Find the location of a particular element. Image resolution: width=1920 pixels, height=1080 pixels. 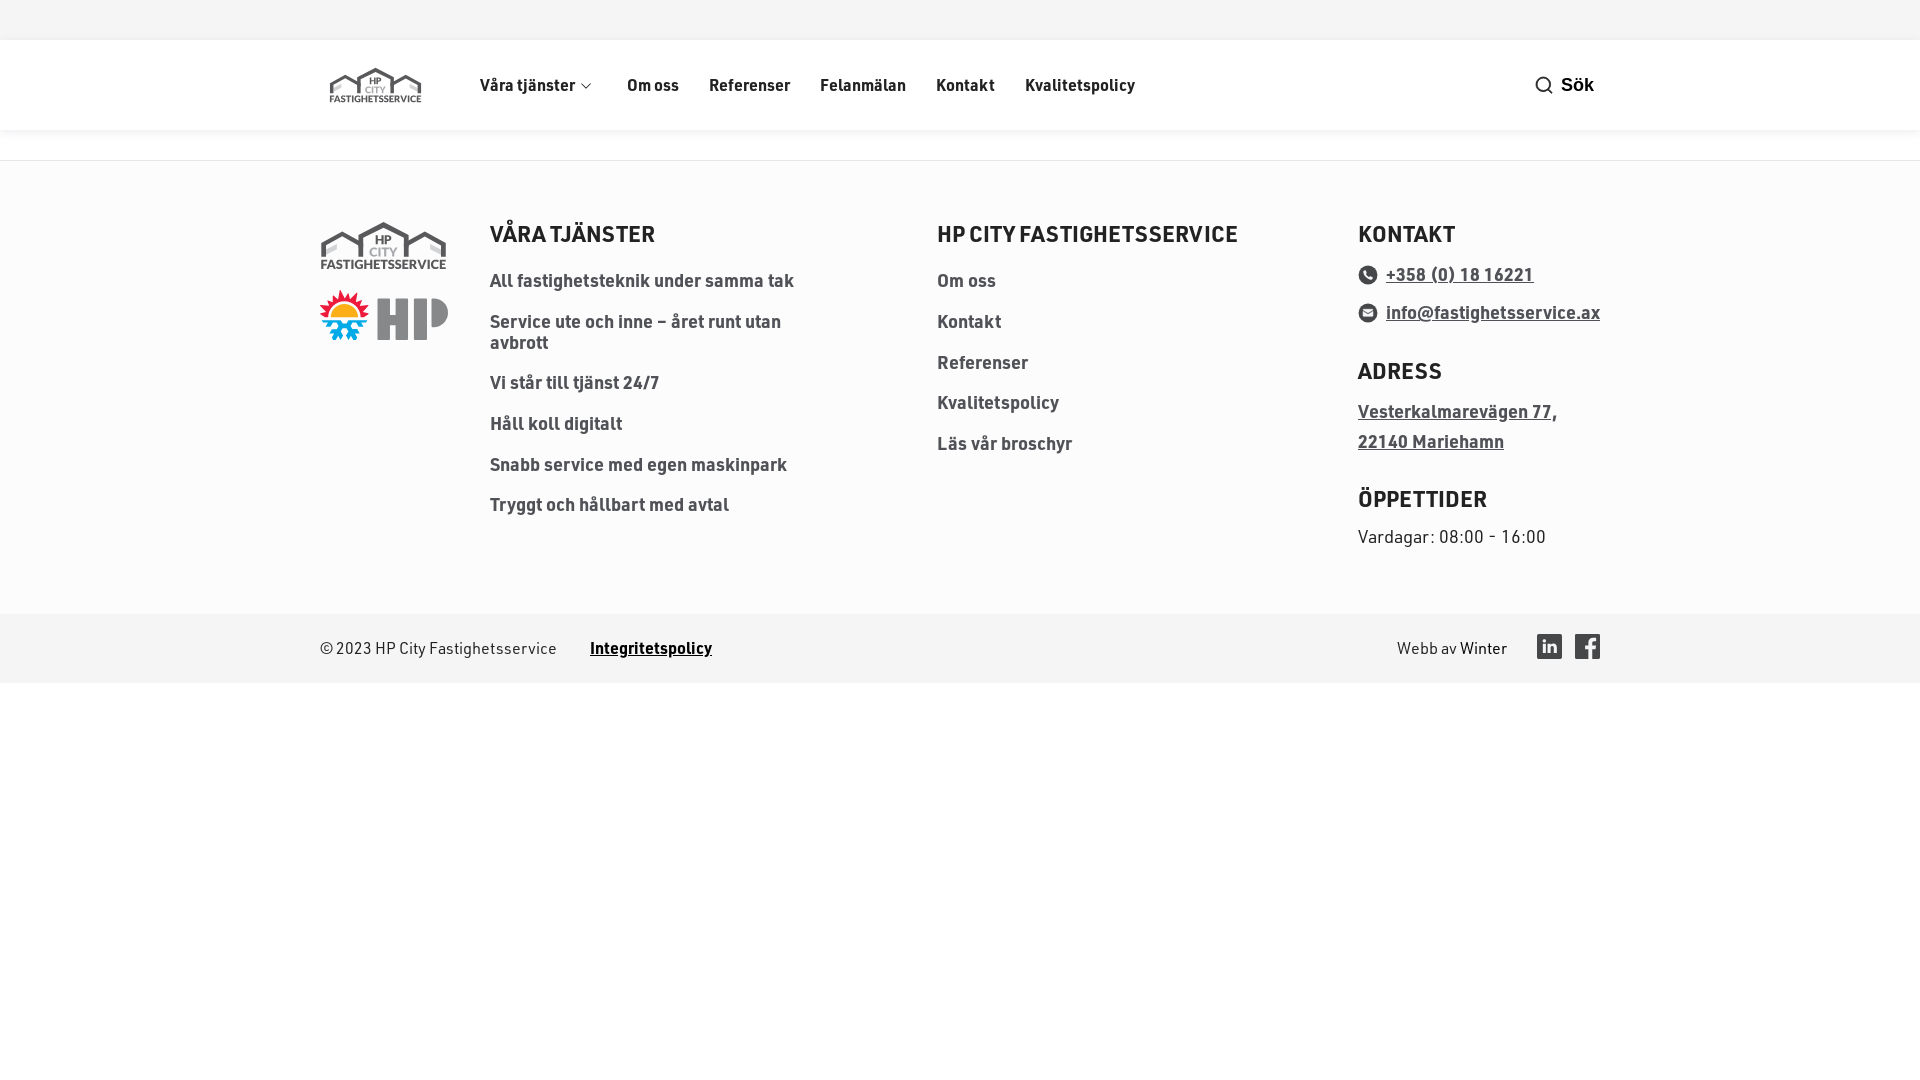

'Kvalitetspolicy' is located at coordinates (998, 401).